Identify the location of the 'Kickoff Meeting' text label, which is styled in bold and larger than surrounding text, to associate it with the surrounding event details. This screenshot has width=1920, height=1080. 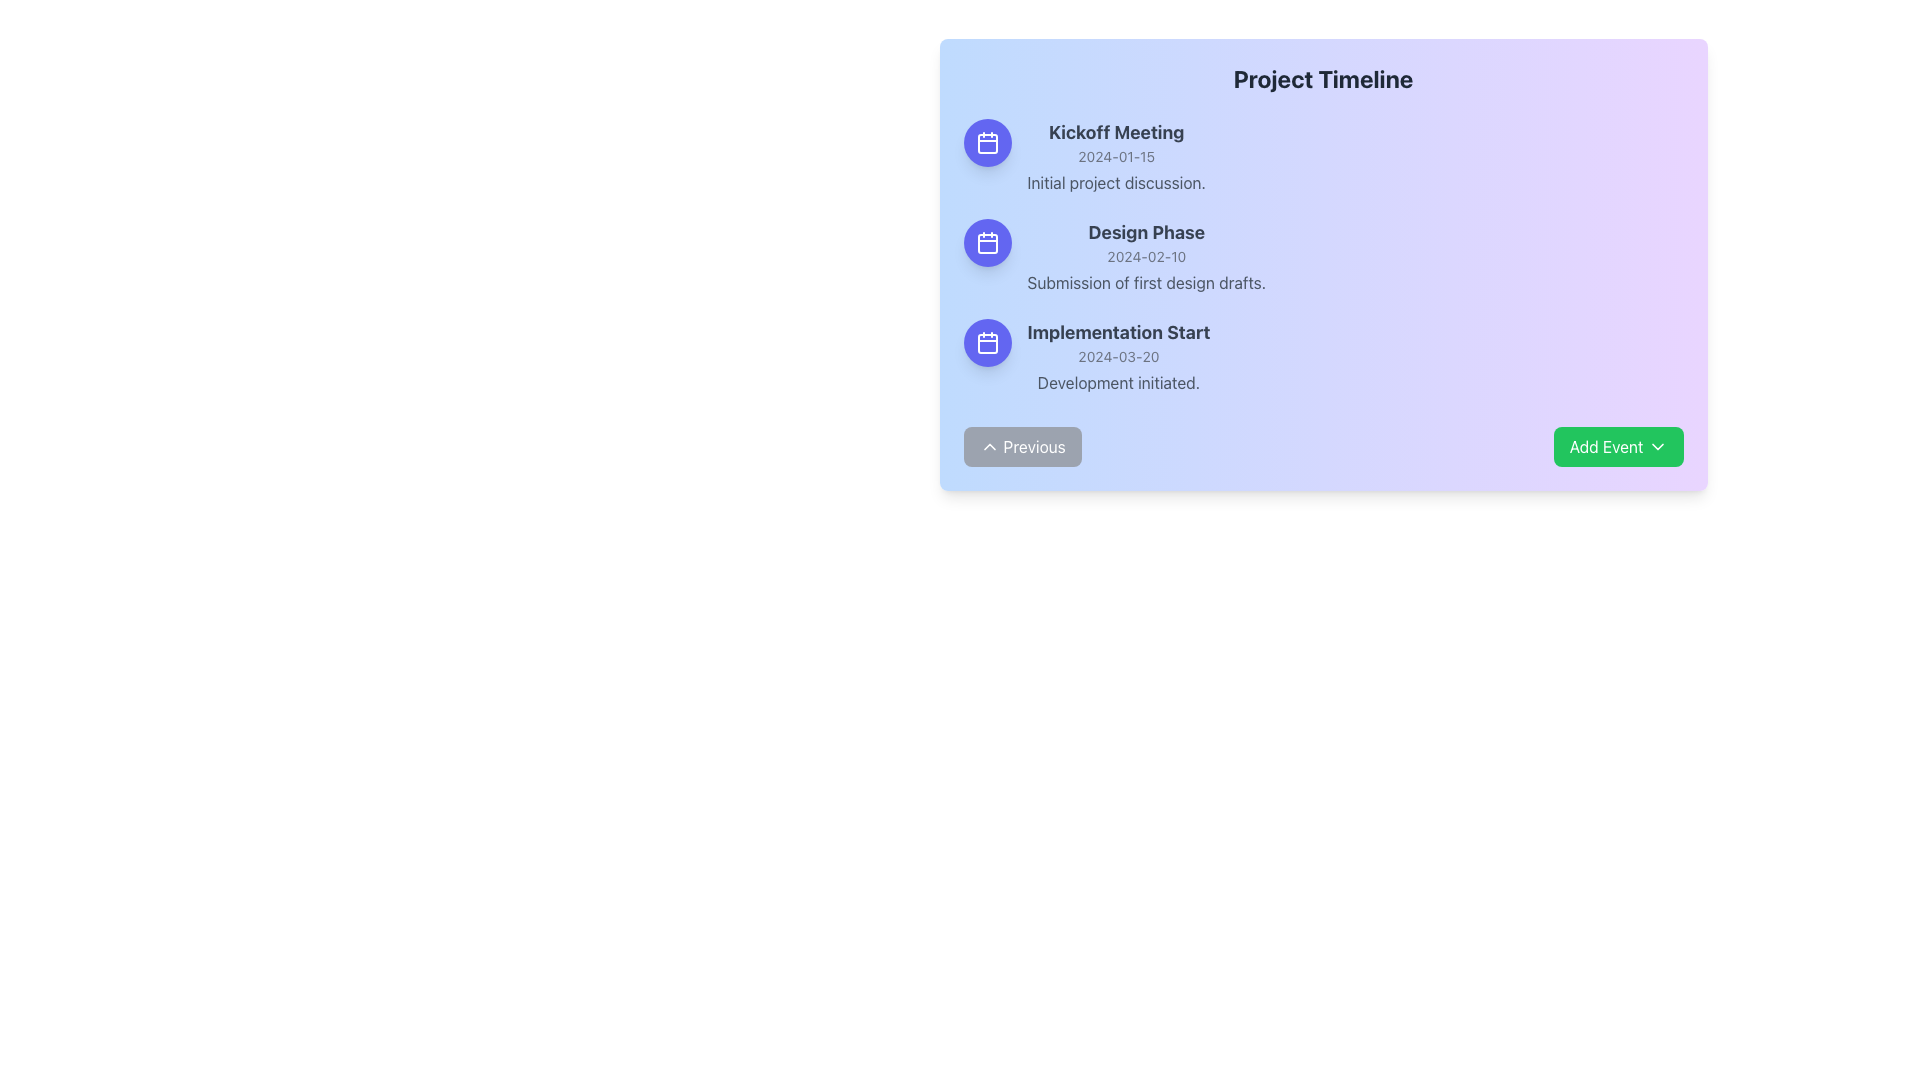
(1115, 132).